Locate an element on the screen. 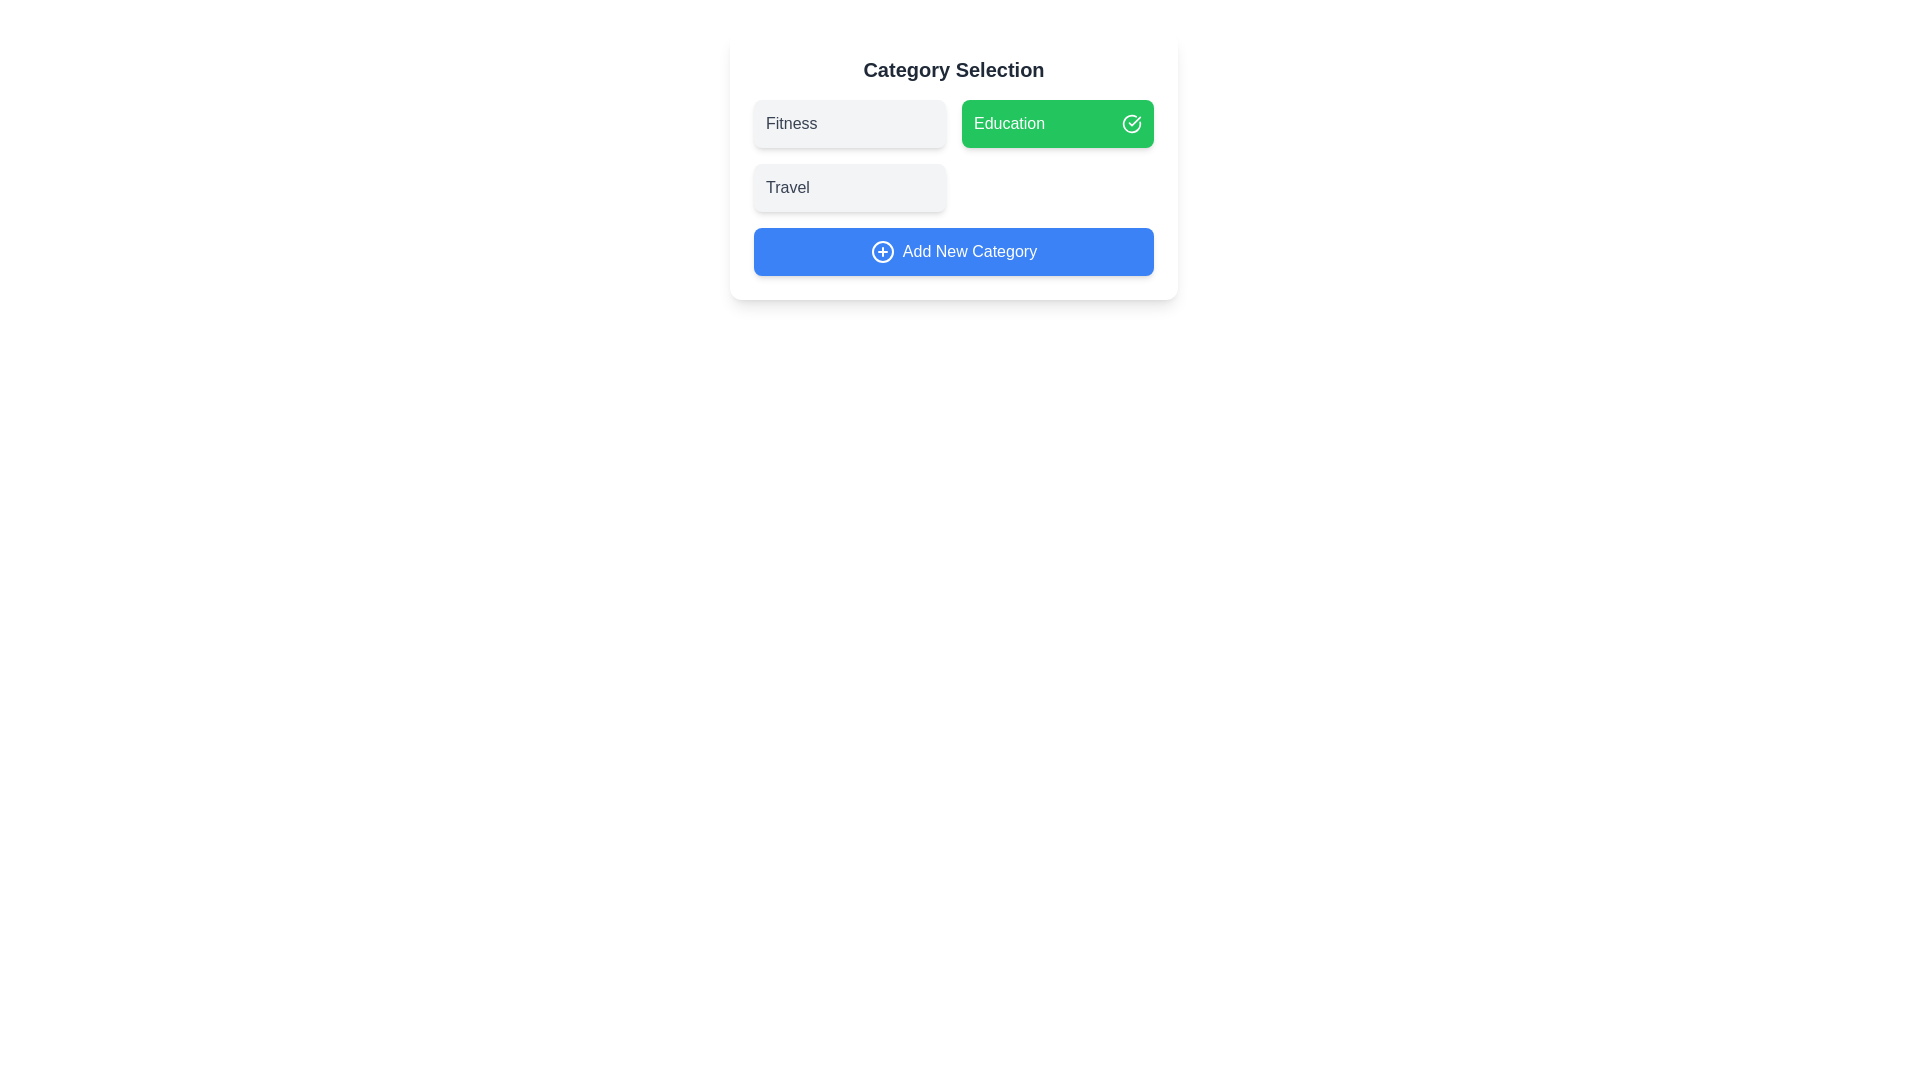 This screenshot has width=1920, height=1080. the category Education is located at coordinates (1056, 123).